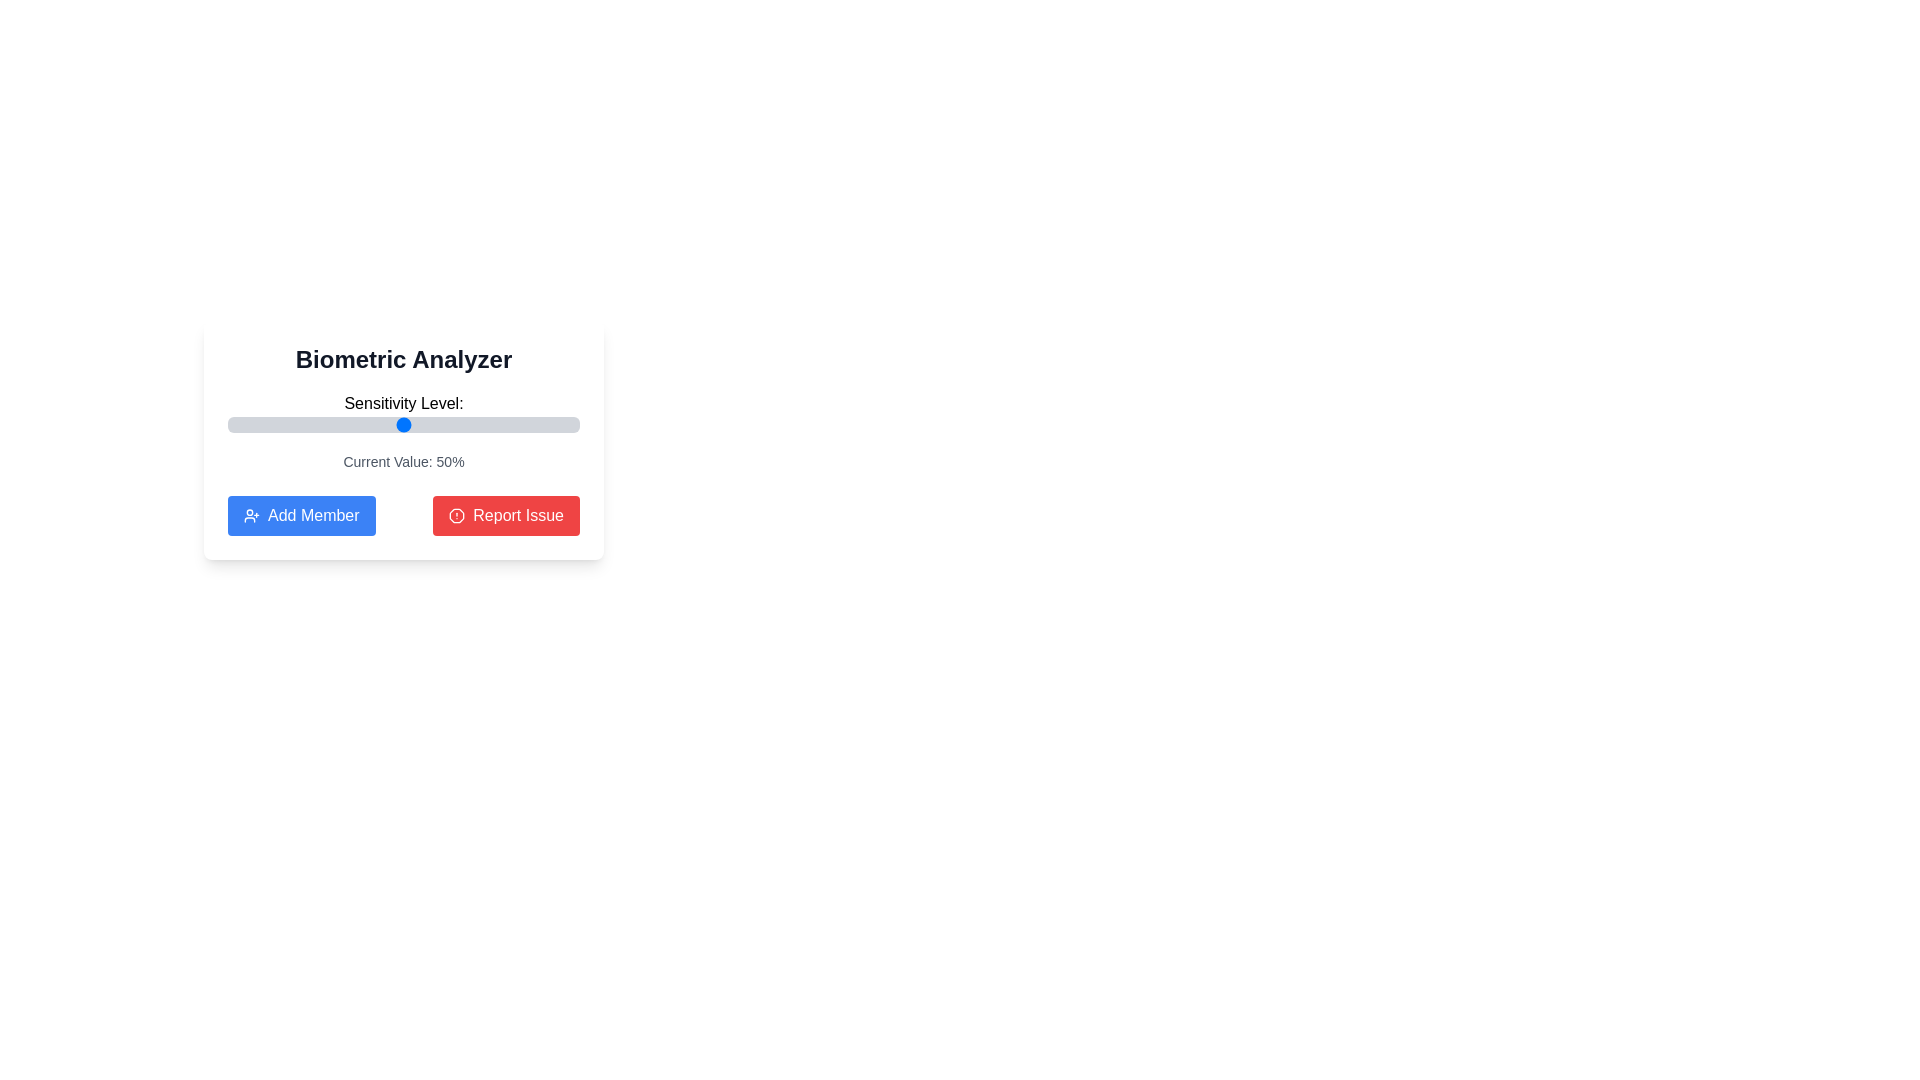 This screenshot has height=1080, width=1920. Describe the element at coordinates (548, 423) in the screenshot. I see `the sensitivity level` at that location.